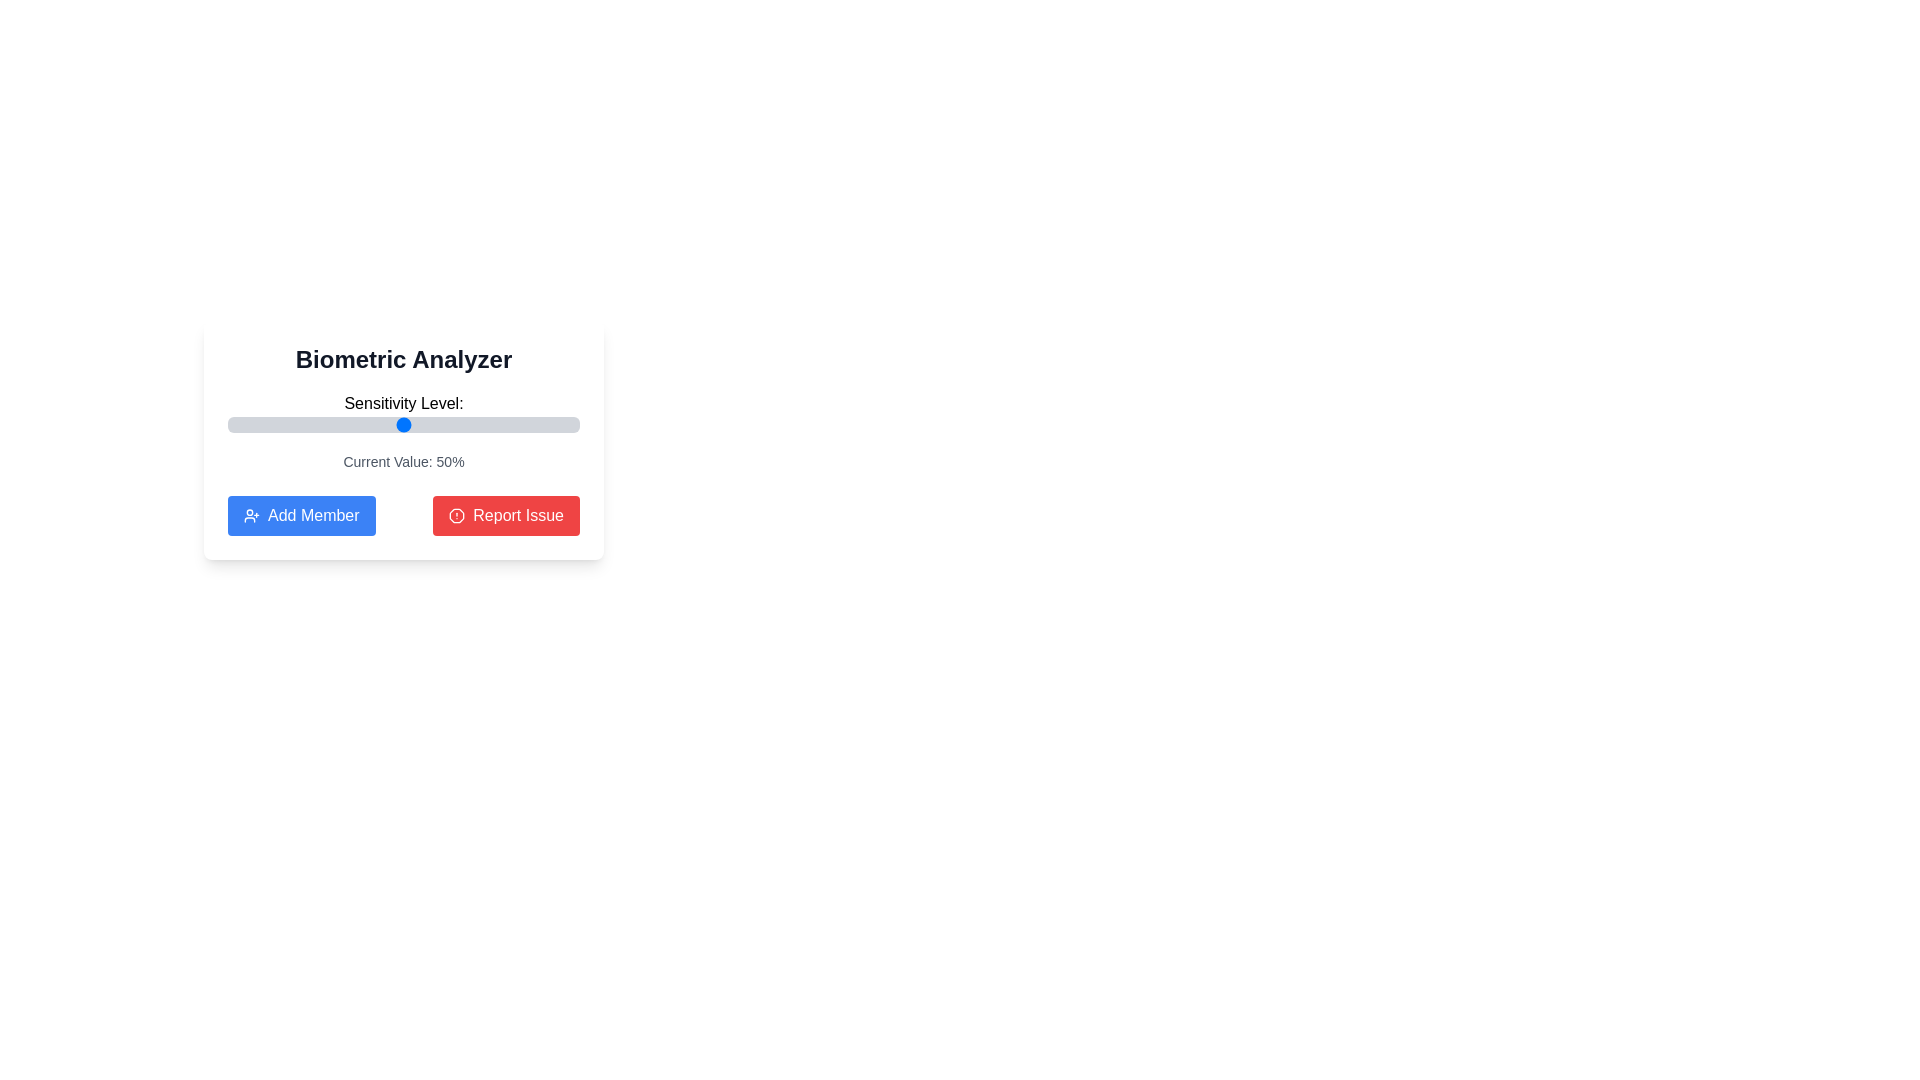 This screenshot has height=1080, width=1920. Describe the element at coordinates (548, 423) in the screenshot. I see `the sensitivity level` at that location.